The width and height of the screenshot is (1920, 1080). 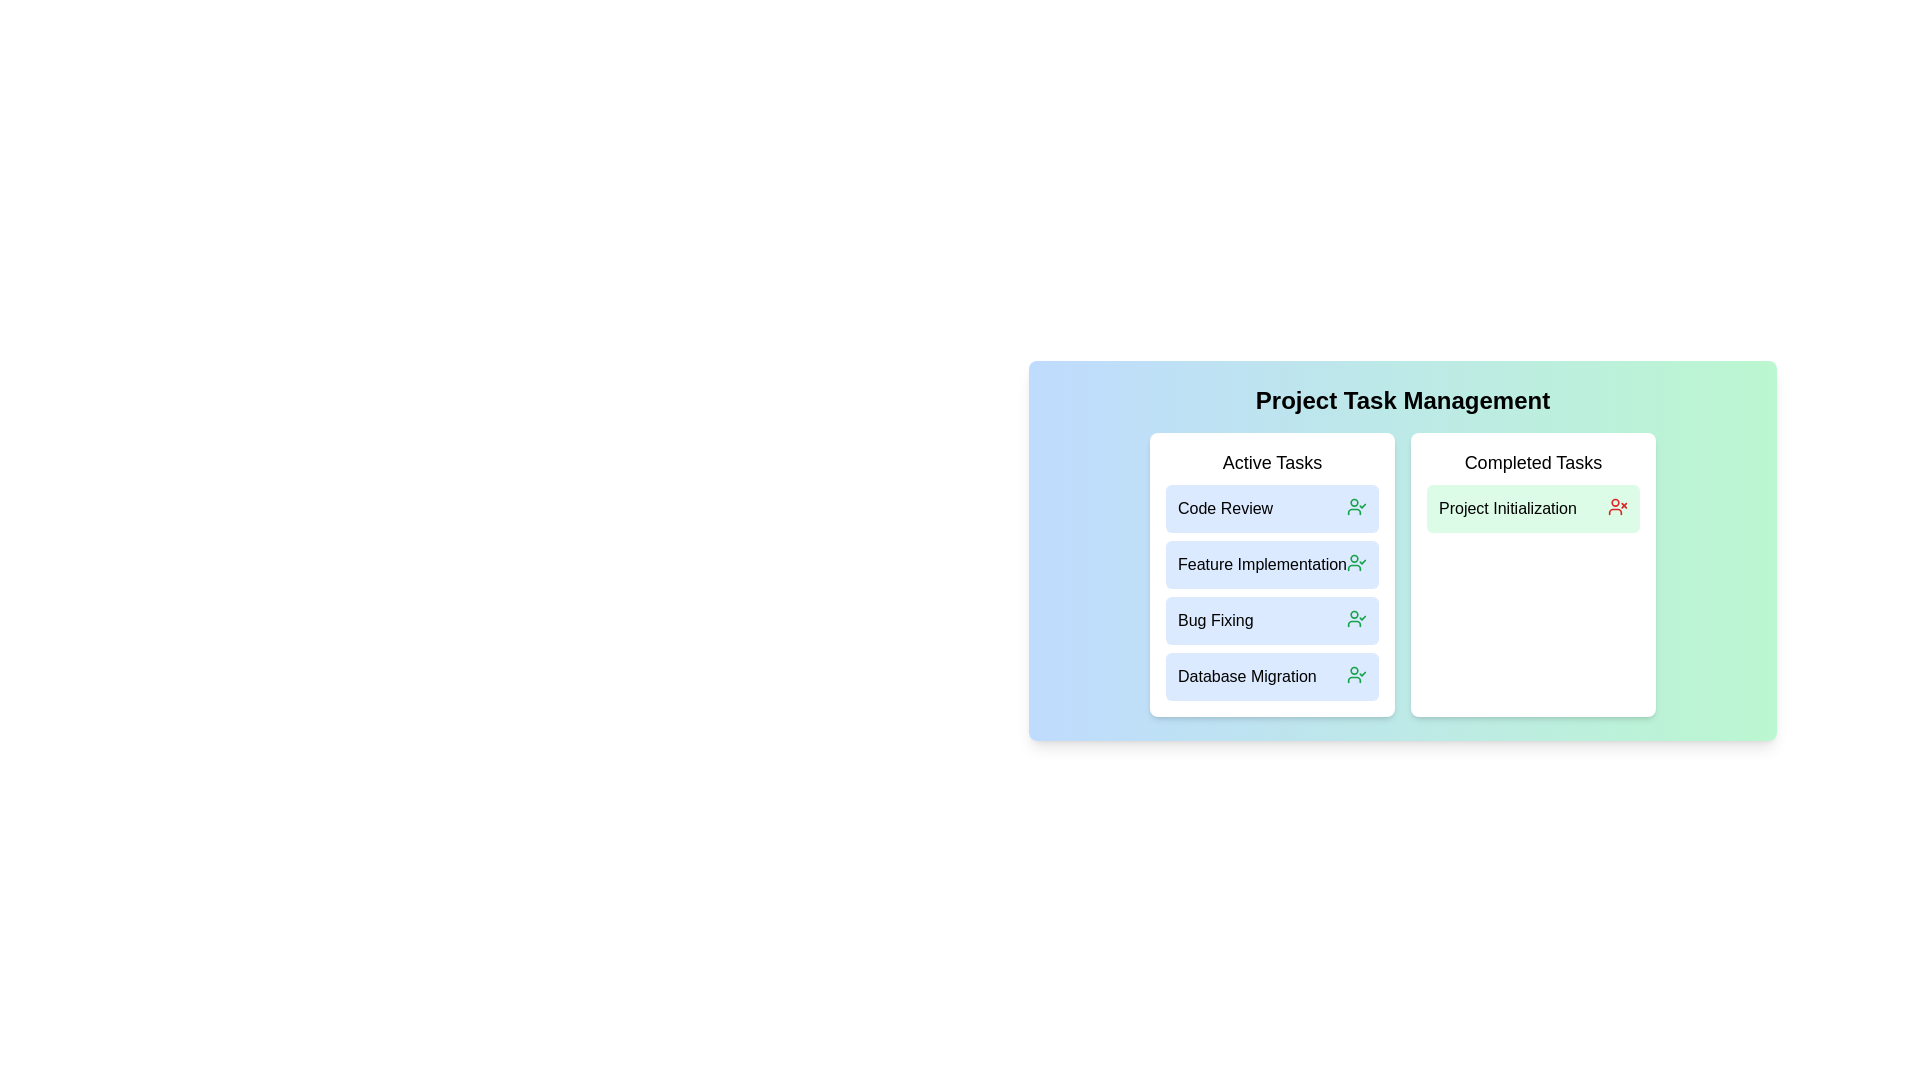 What do you see at coordinates (1357, 675) in the screenshot?
I see `the 'UserCheck' icon associated with the task 'Database Migration'` at bounding box center [1357, 675].